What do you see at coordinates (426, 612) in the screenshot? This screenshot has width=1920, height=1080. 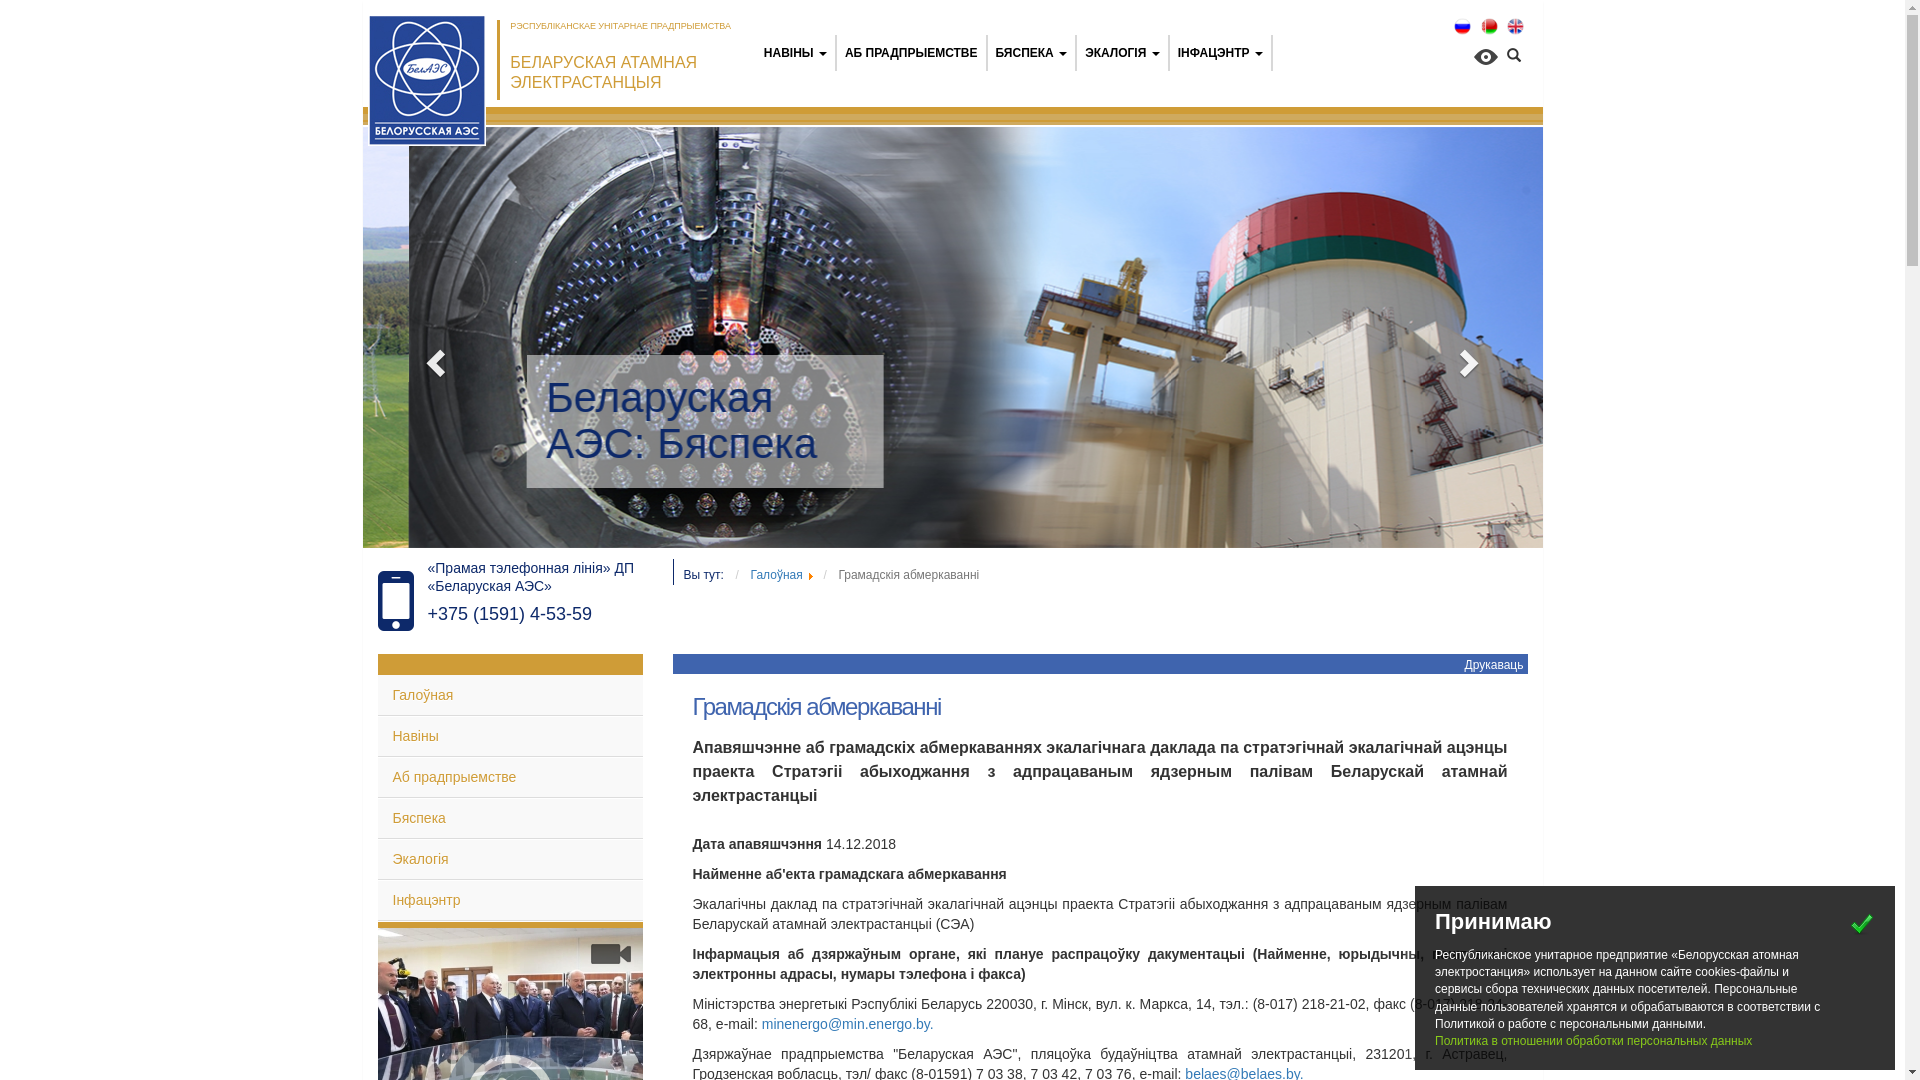 I see `'+375 (1591) 4-53-59'` at bounding box center [426, 612].